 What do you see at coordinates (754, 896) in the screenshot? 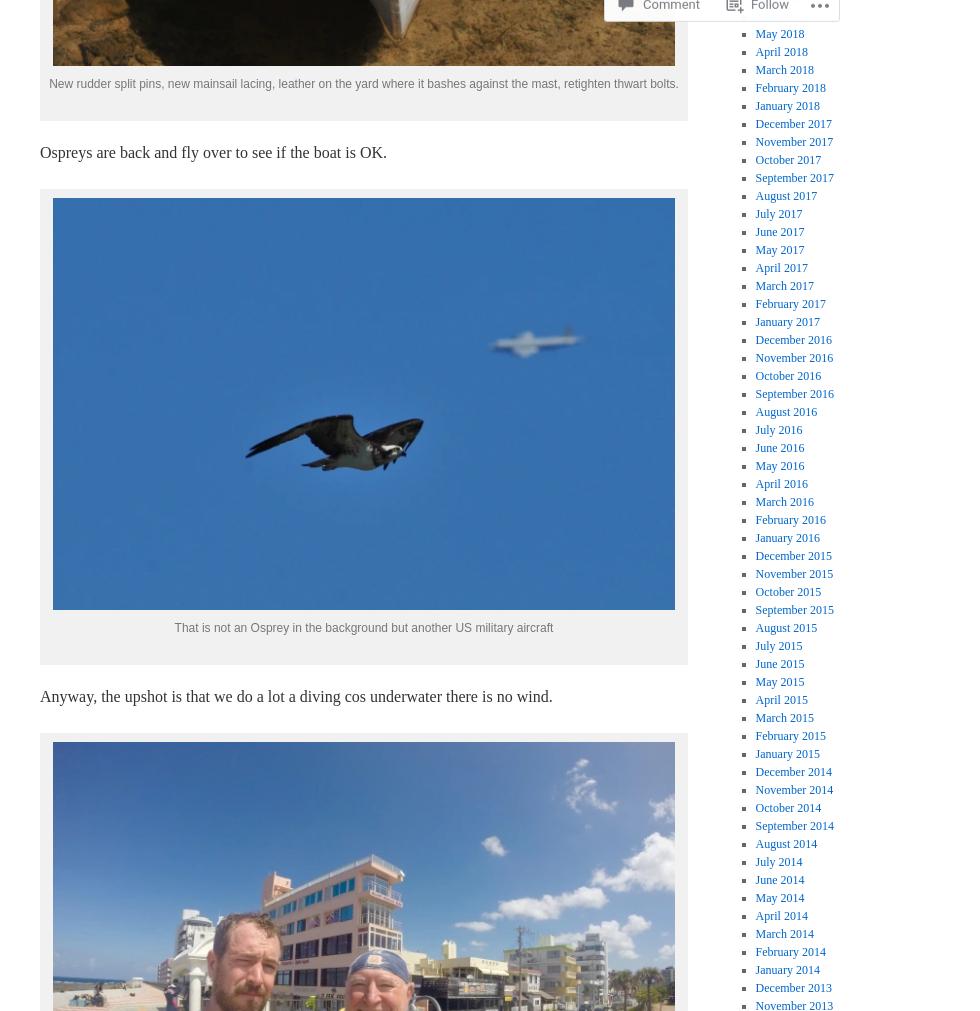
I see `'May 2014'` at bounding box center [754, 896].